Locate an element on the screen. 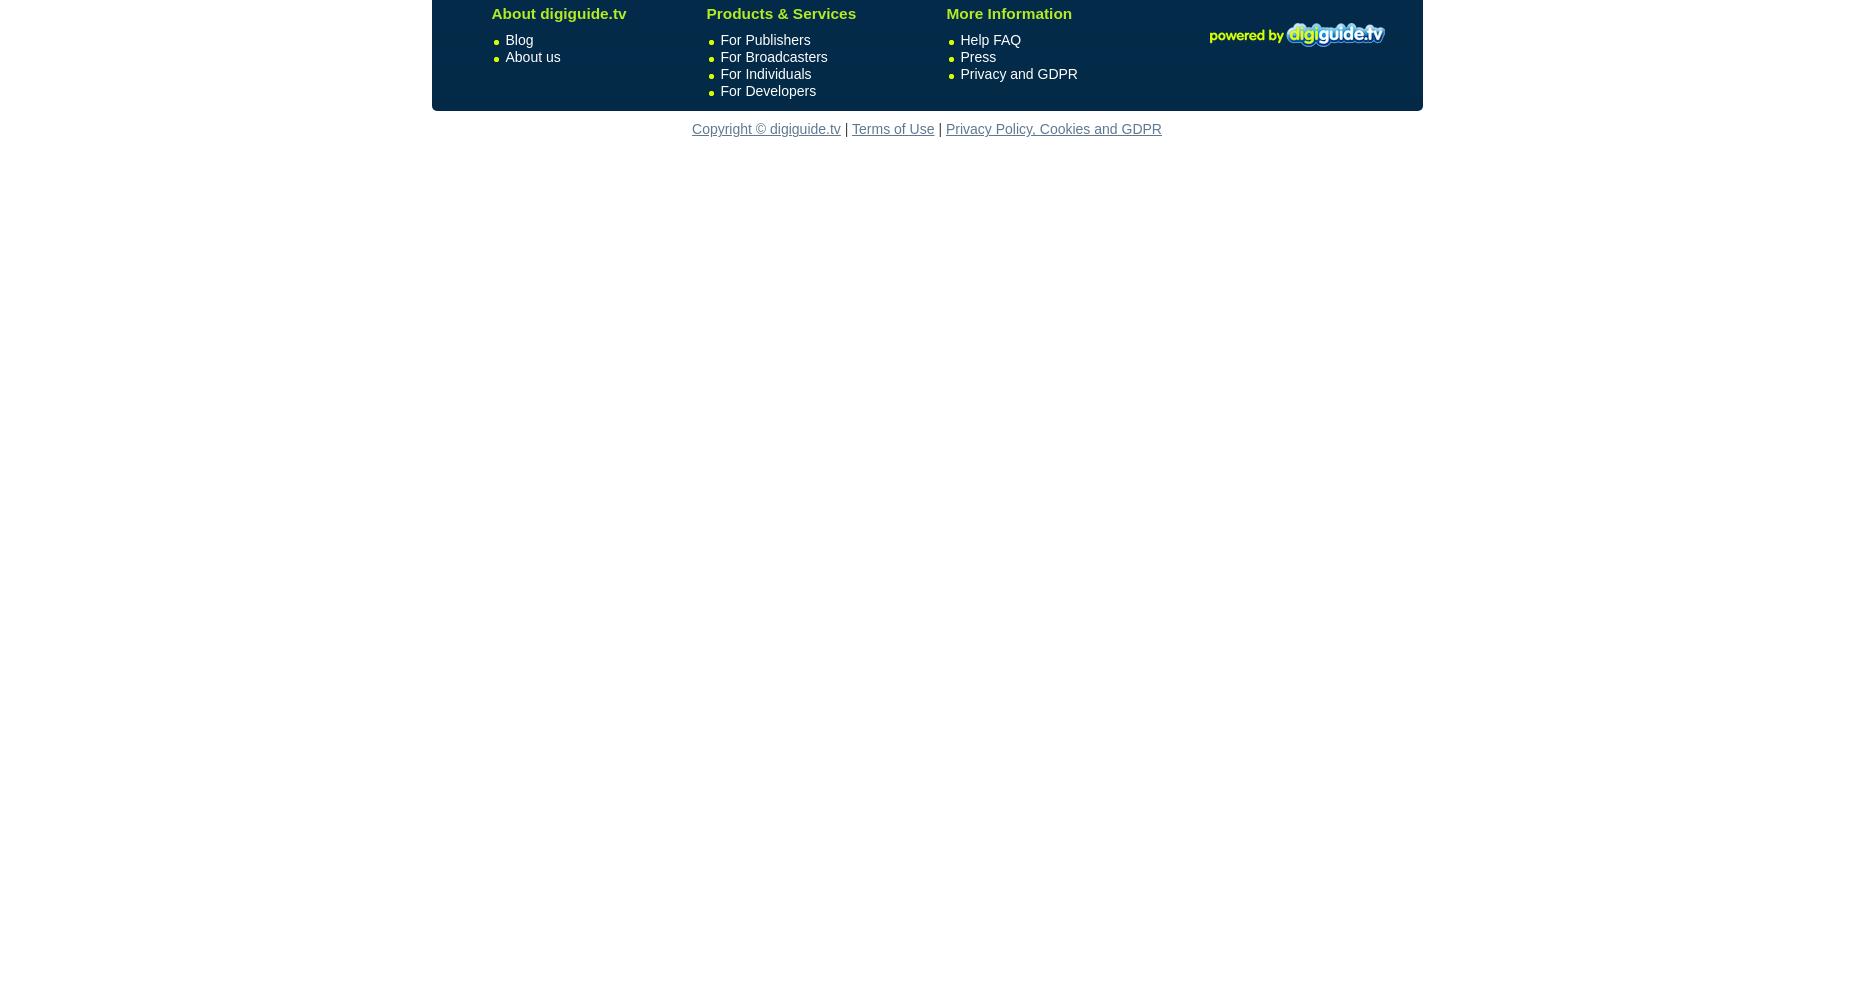 Image resolution: width=1854 pixels, height=1000 pixels. 'For Developers' is located at coordinates (766, 90).